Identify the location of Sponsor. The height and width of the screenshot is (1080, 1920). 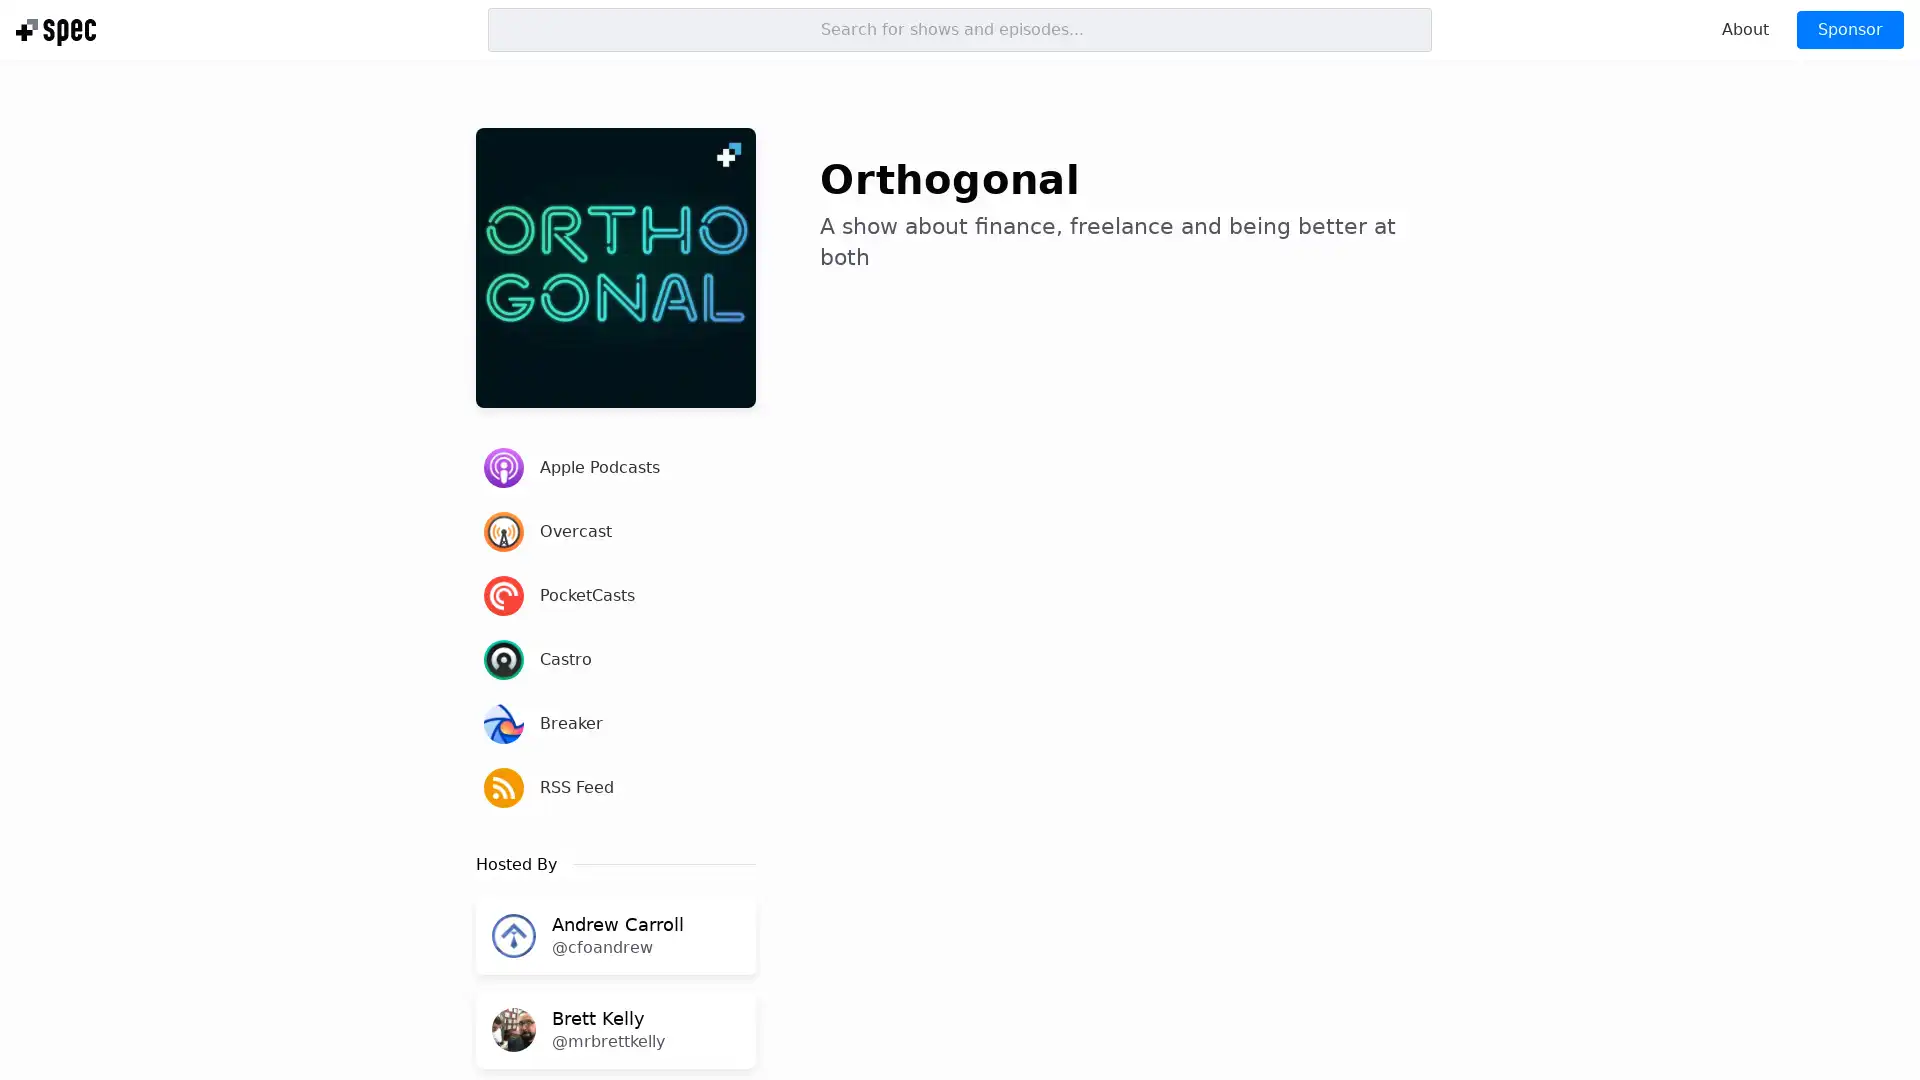
(1849, 38).